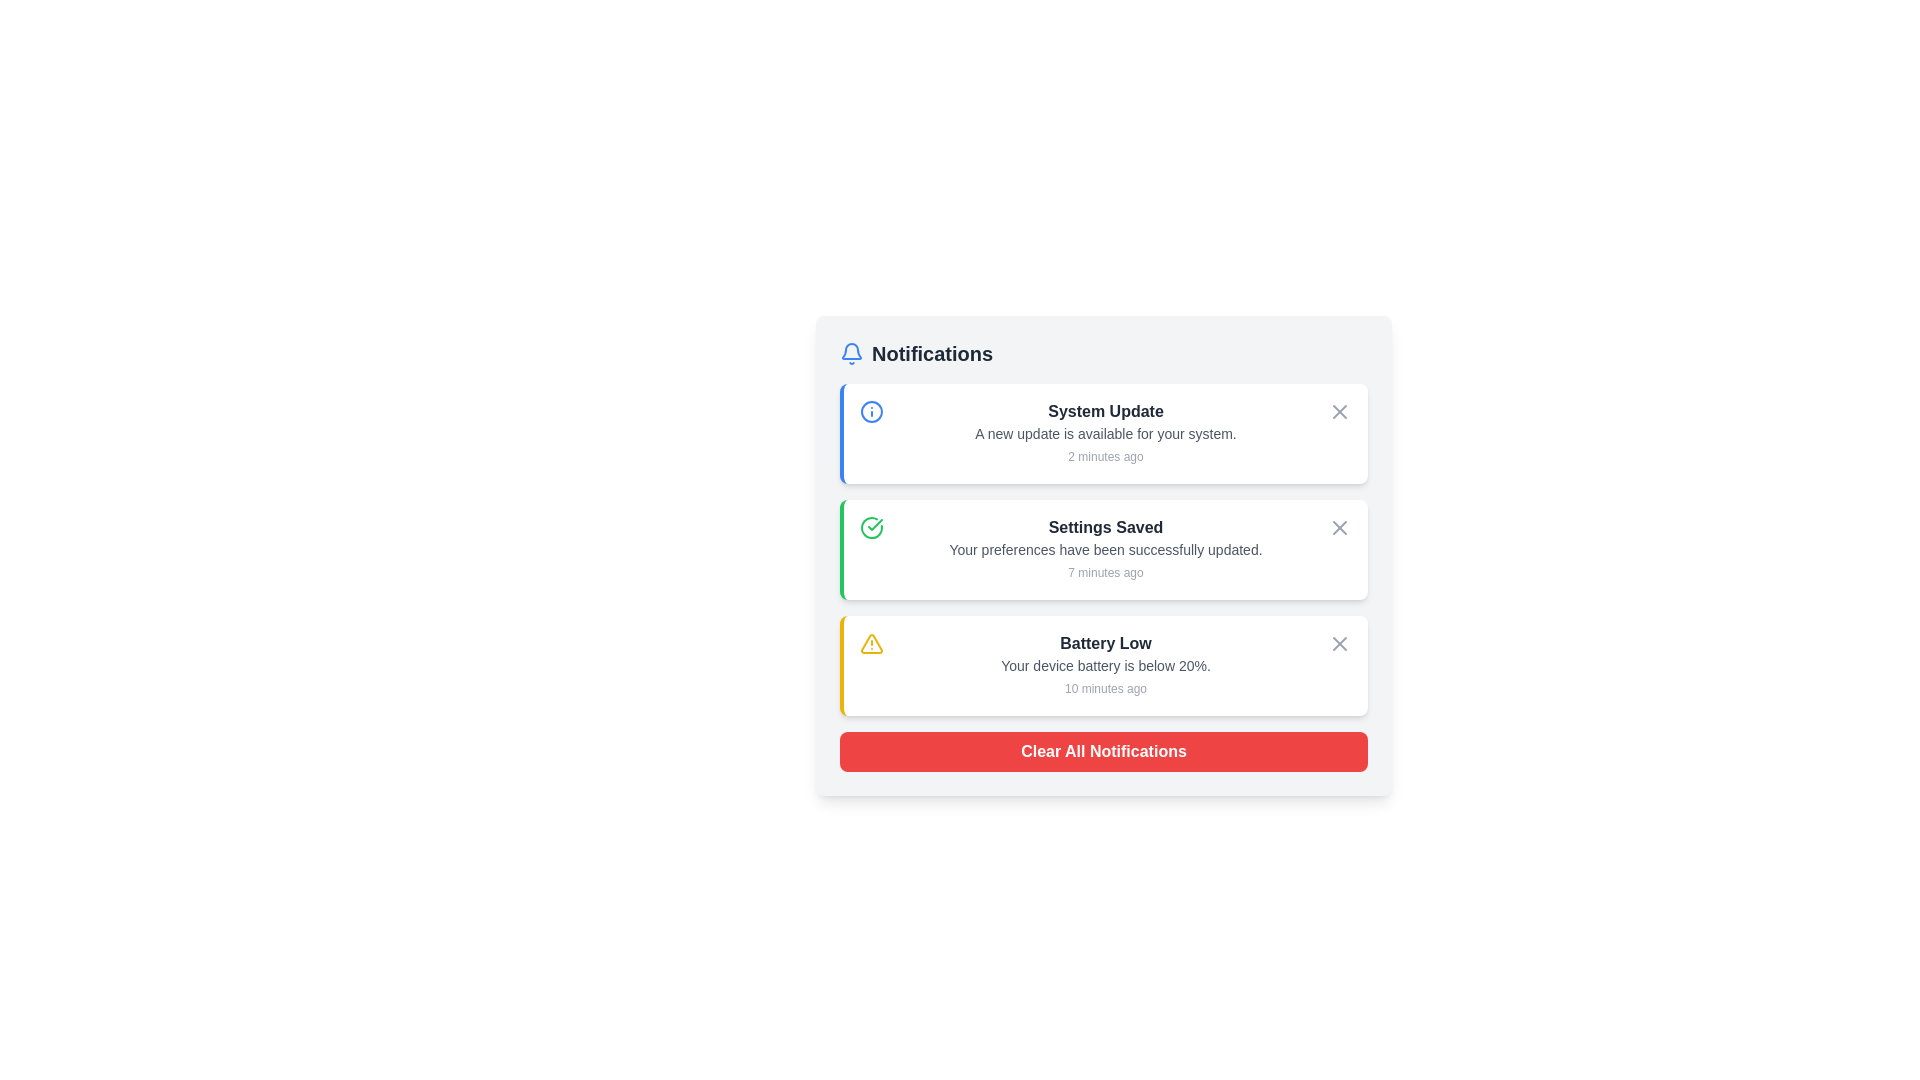 The height and width of the screenshot is (1080, 1920). What do you see at coordinates (1339, 527) in the screenshot?
I see `the close button in the upper-right corner of the 'Settings Saved' notification card` at bounding box center [1339, 527].